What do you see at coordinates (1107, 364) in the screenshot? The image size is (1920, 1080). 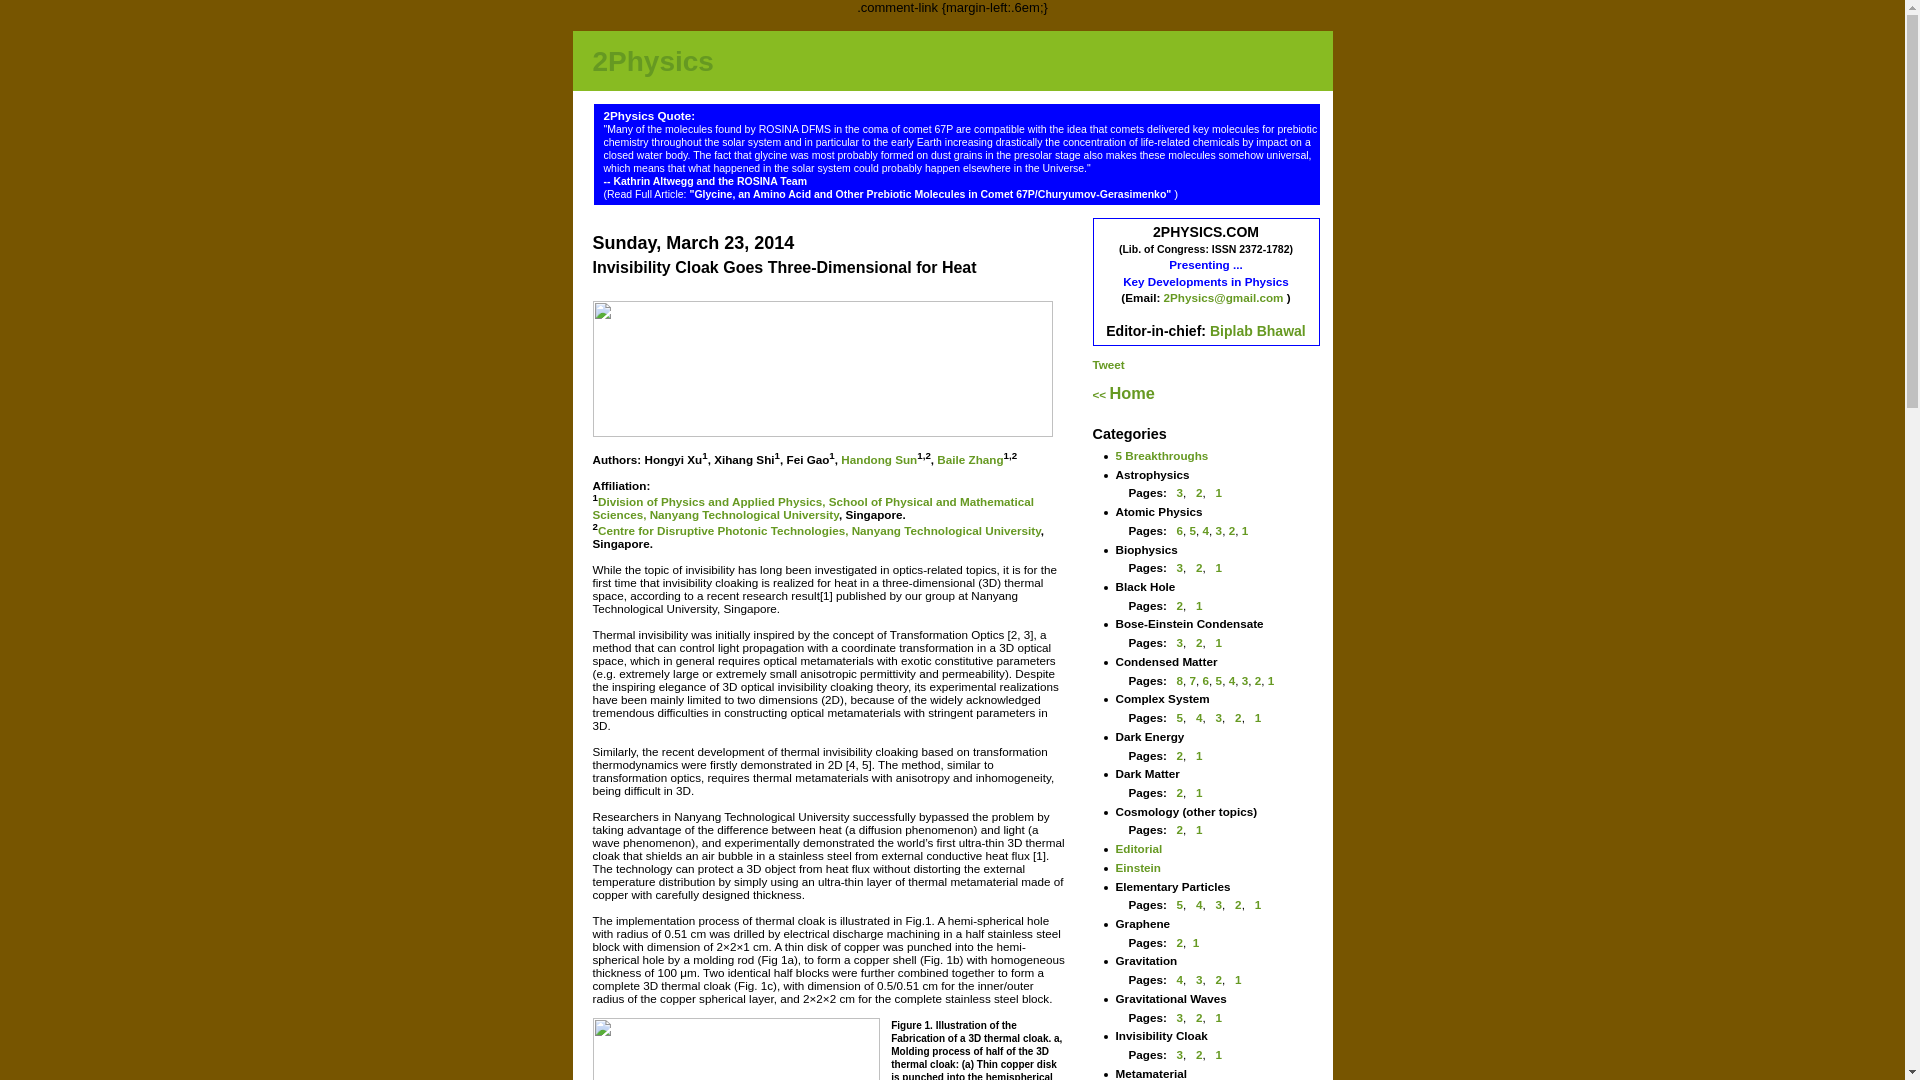 I see `'Tweet'` at bounding box center [1107, 364].